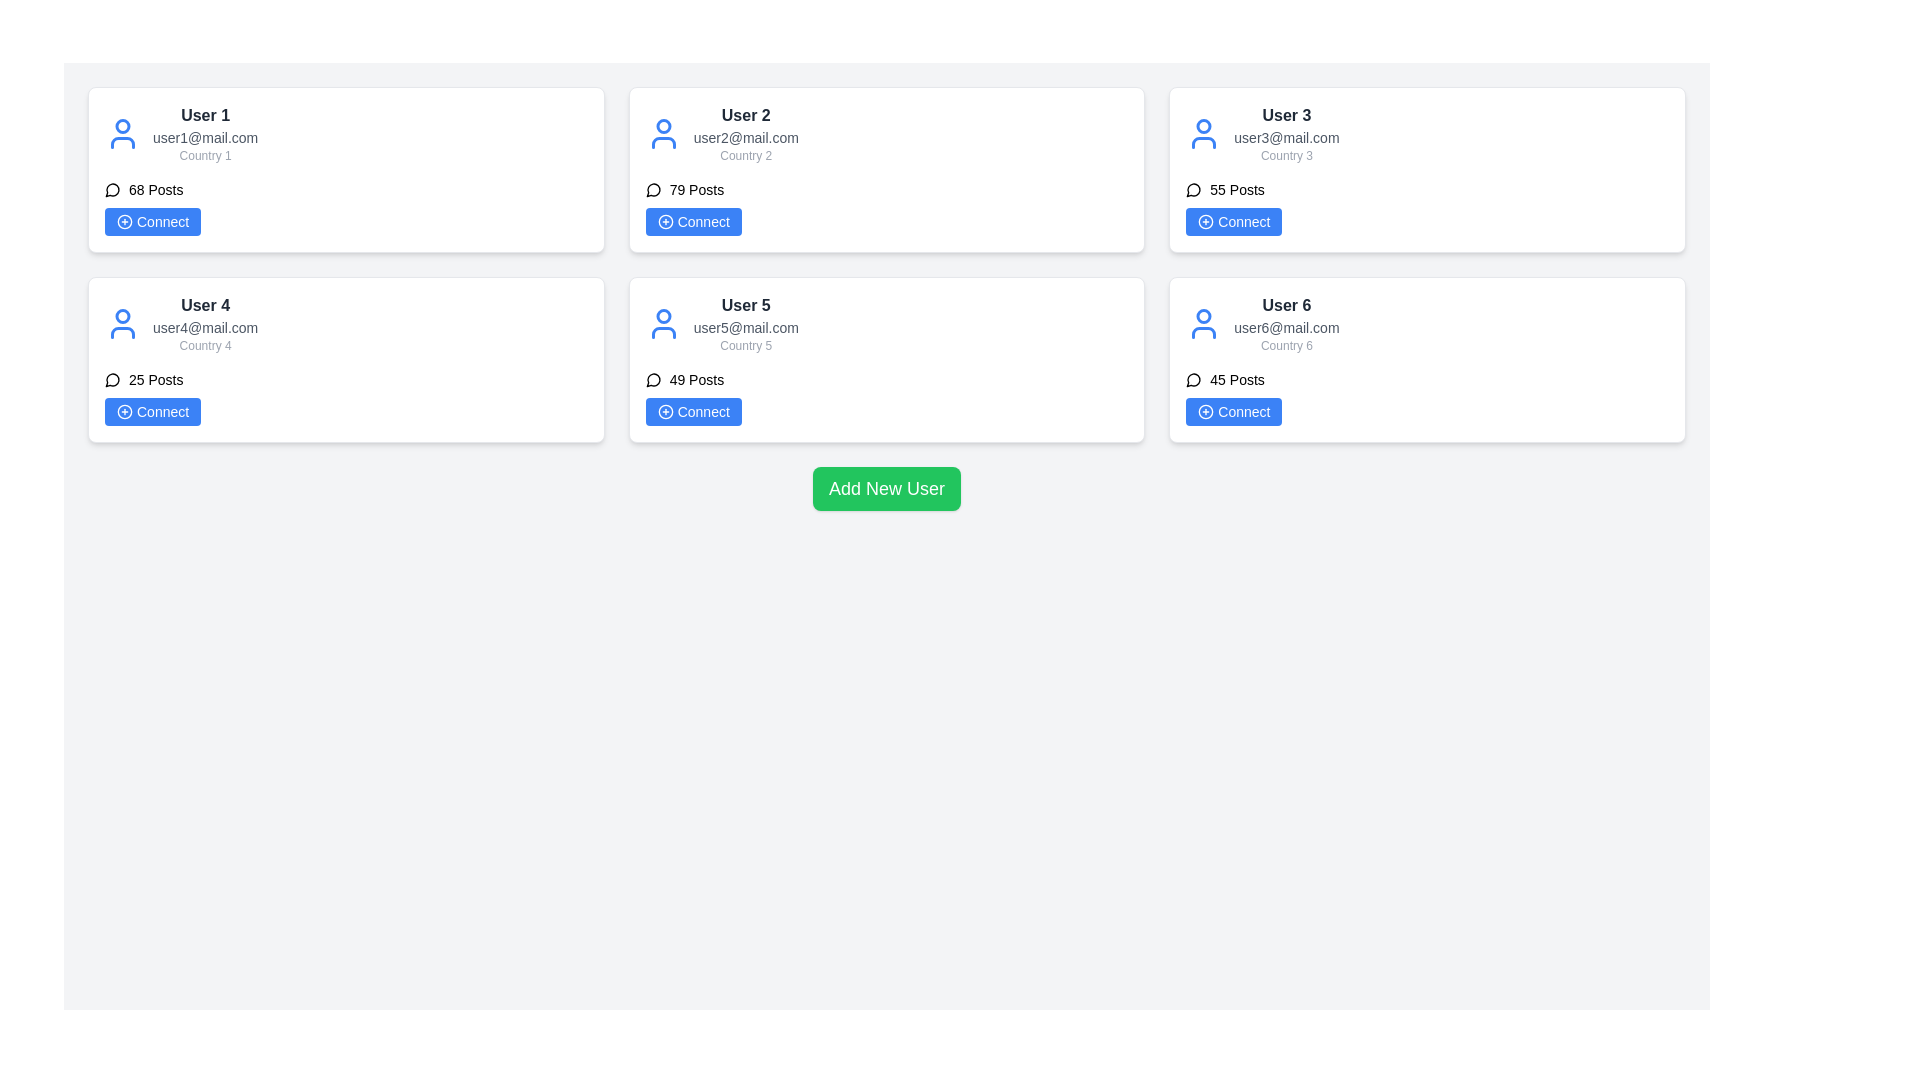  What do you see at coordinates (123, 411) in the screenshot?
I see `the icon representing the 'Connect' functionality for 'User 4'` at bounding box center [123, 411].